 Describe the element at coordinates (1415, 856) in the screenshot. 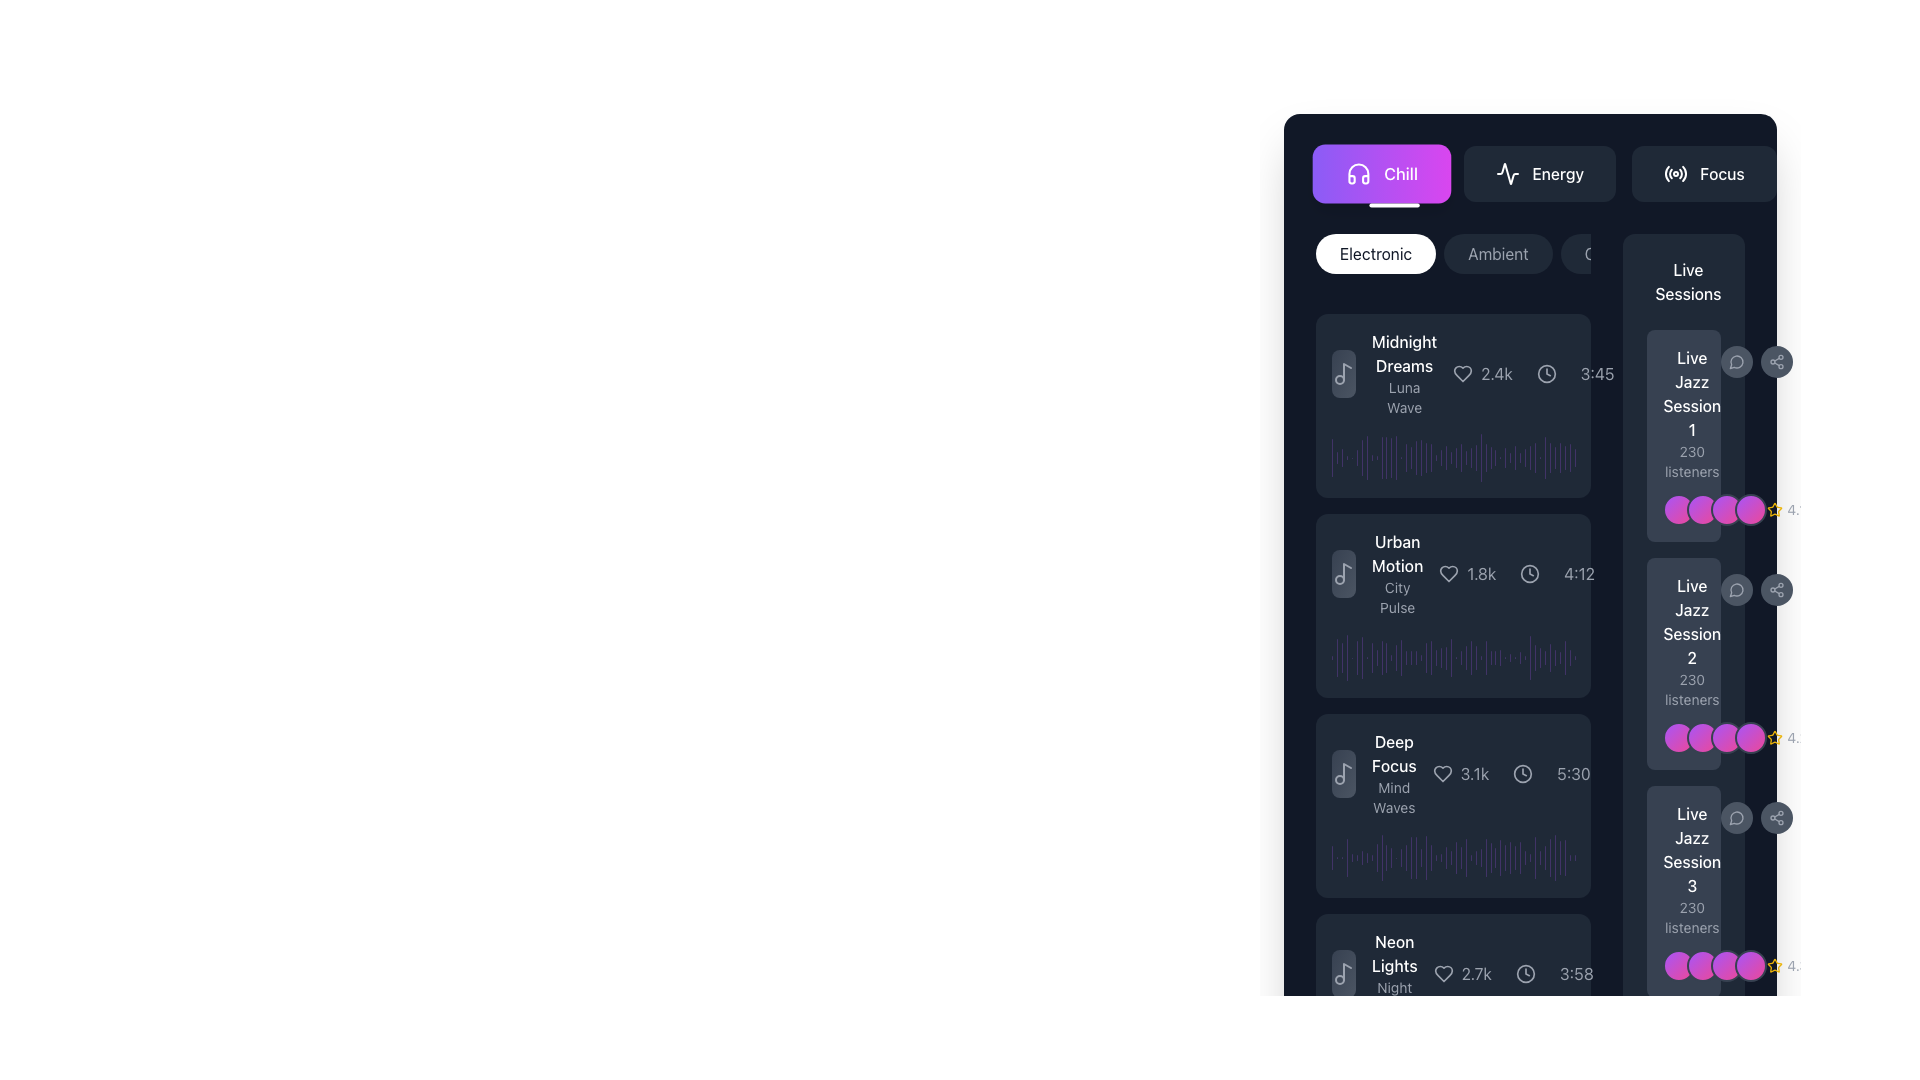

I see `the Visual Indicator (Vertical Bar) located in the 18th position from the left in a horizontal array of similar bars at the far right` at that location.